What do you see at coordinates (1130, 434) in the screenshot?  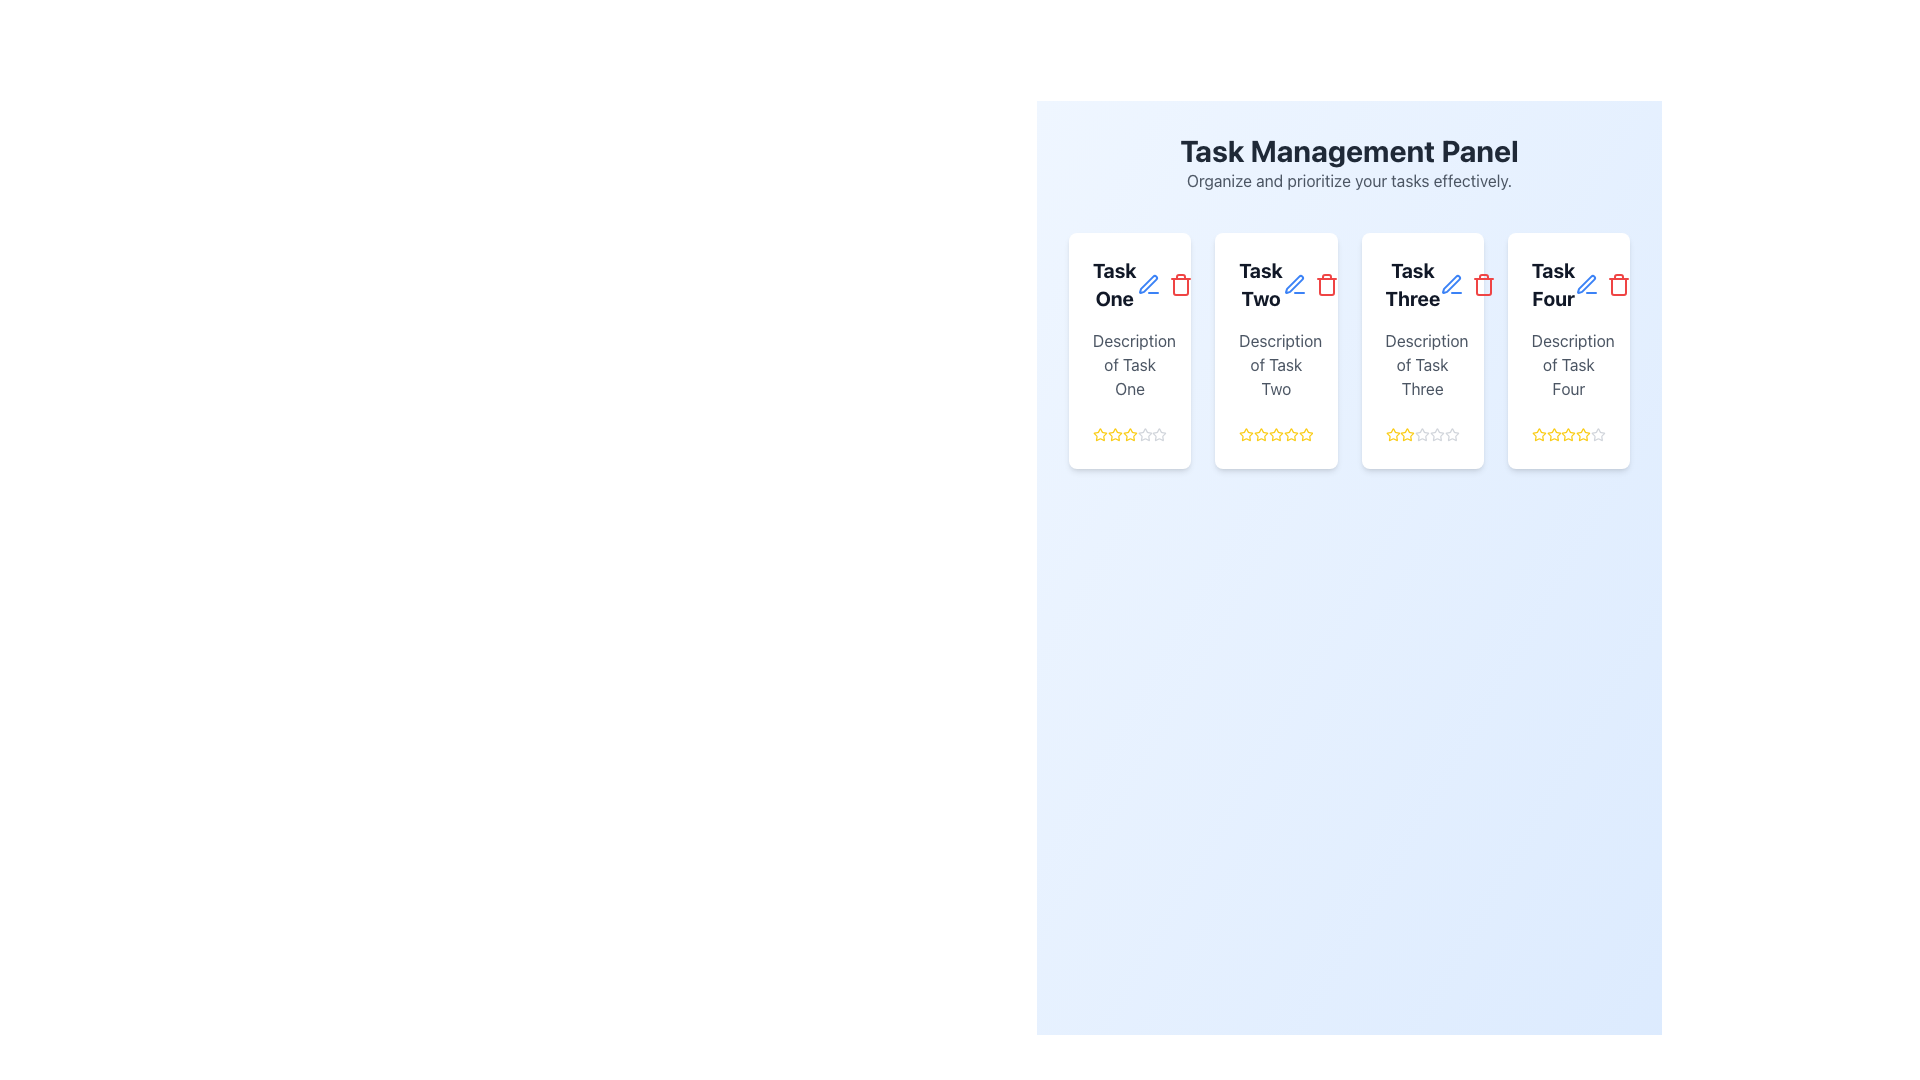 I see `the third star in the rating system for 'Task One'` at bounding box center [1130, 434].